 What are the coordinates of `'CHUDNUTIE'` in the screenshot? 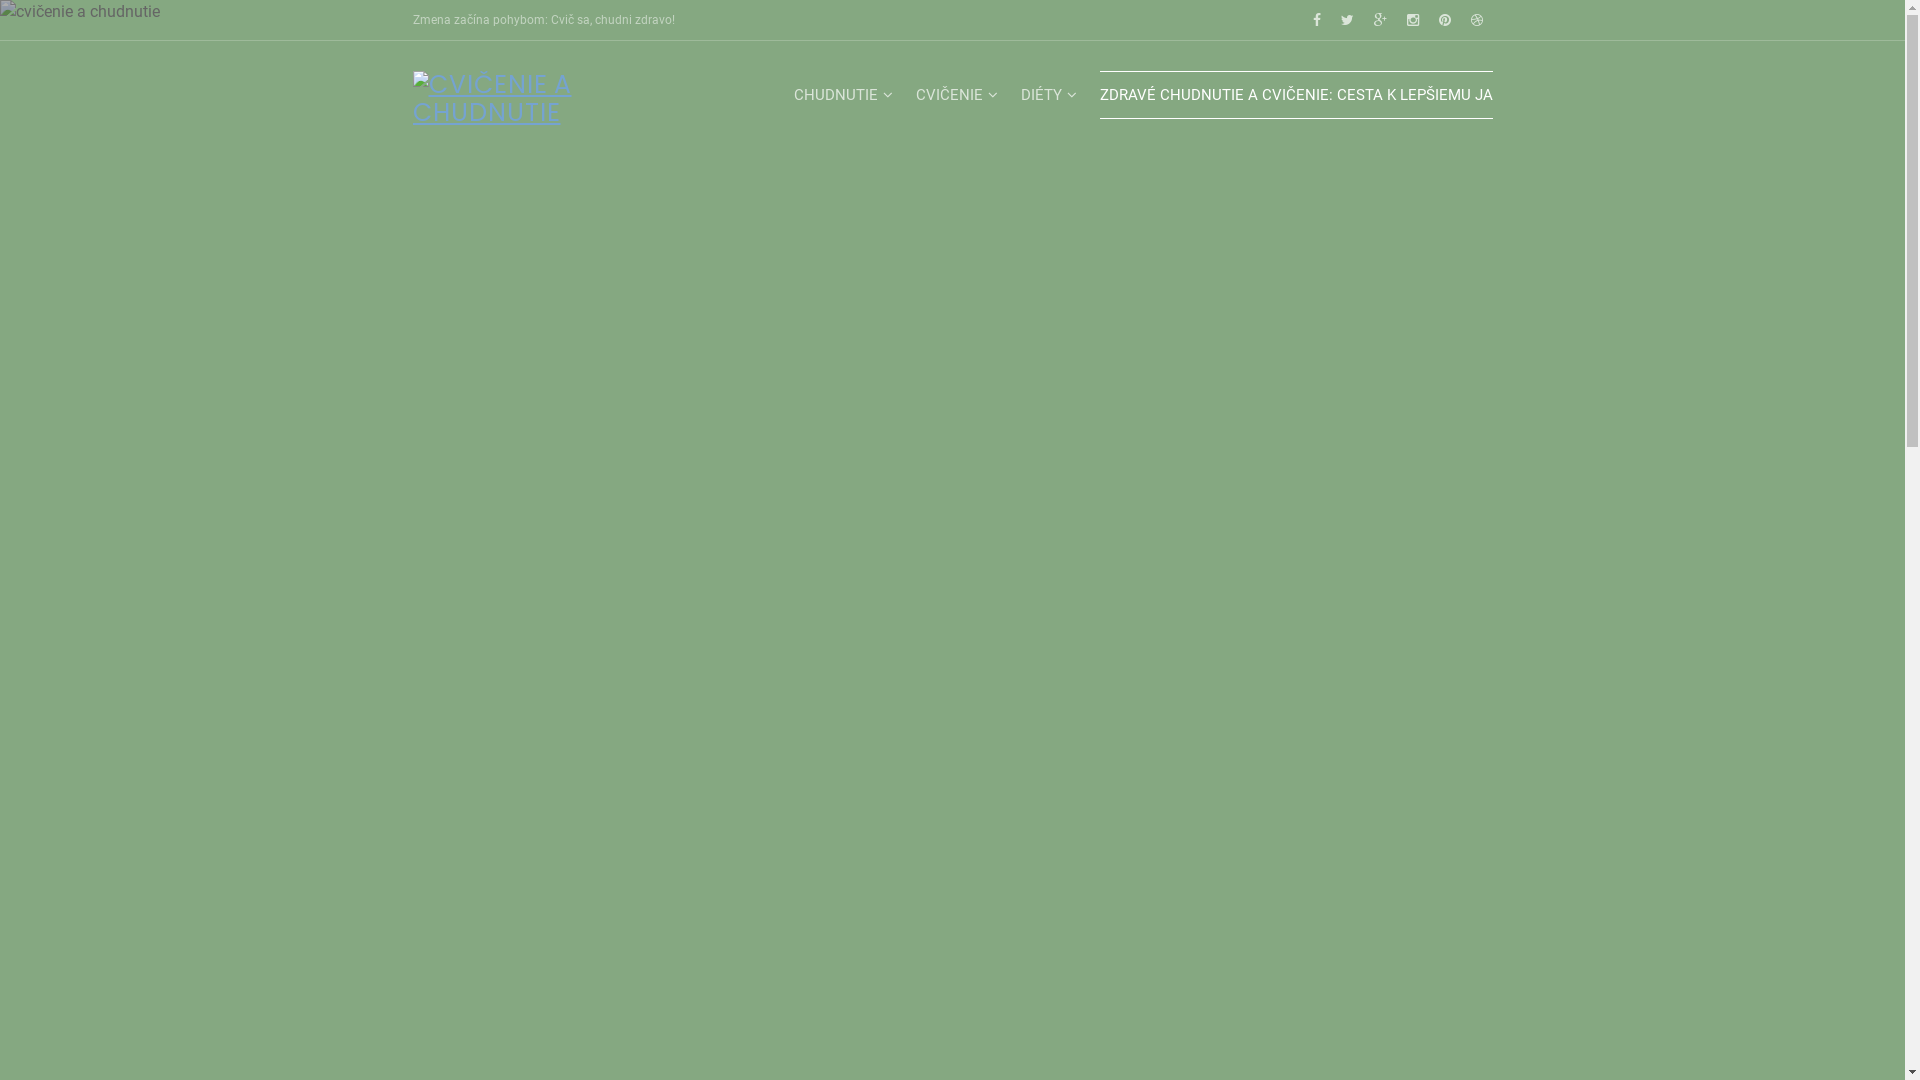 It's located at (792, 95).